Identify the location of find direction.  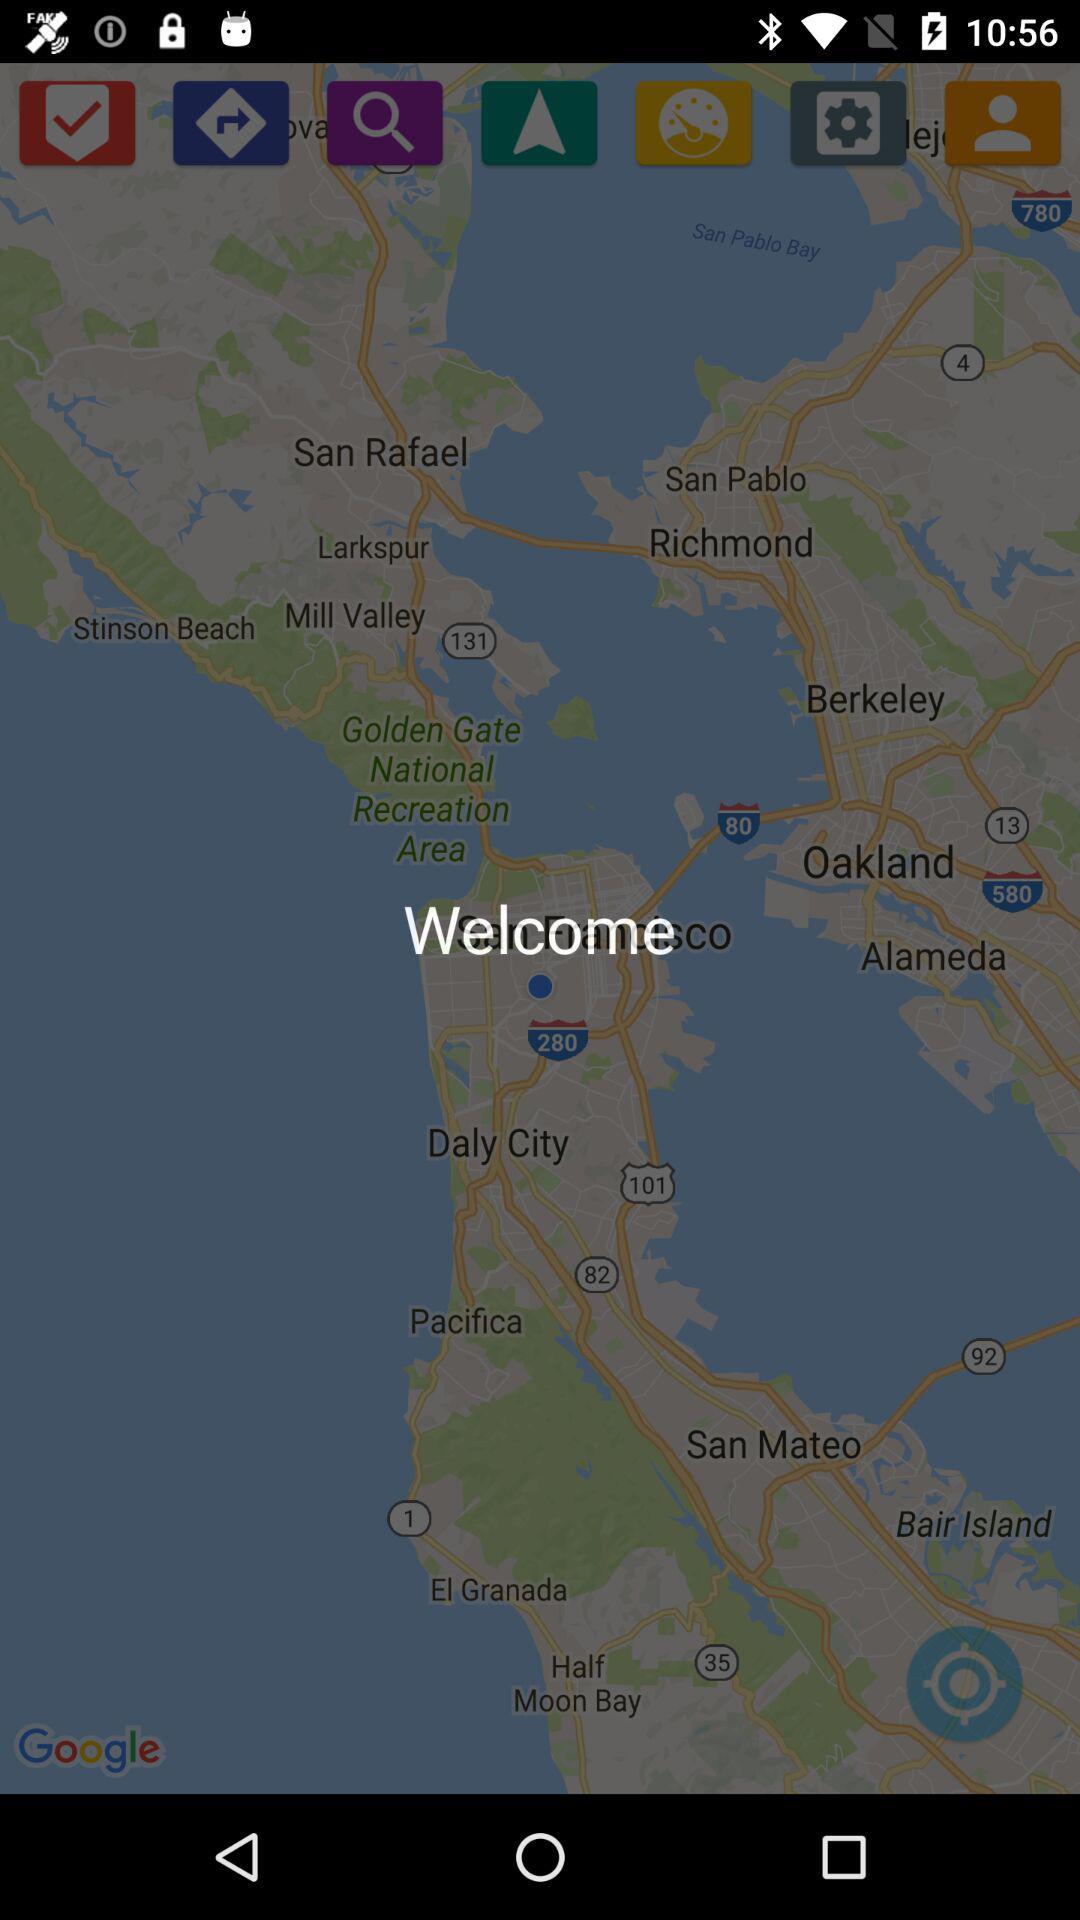
(538, 121).